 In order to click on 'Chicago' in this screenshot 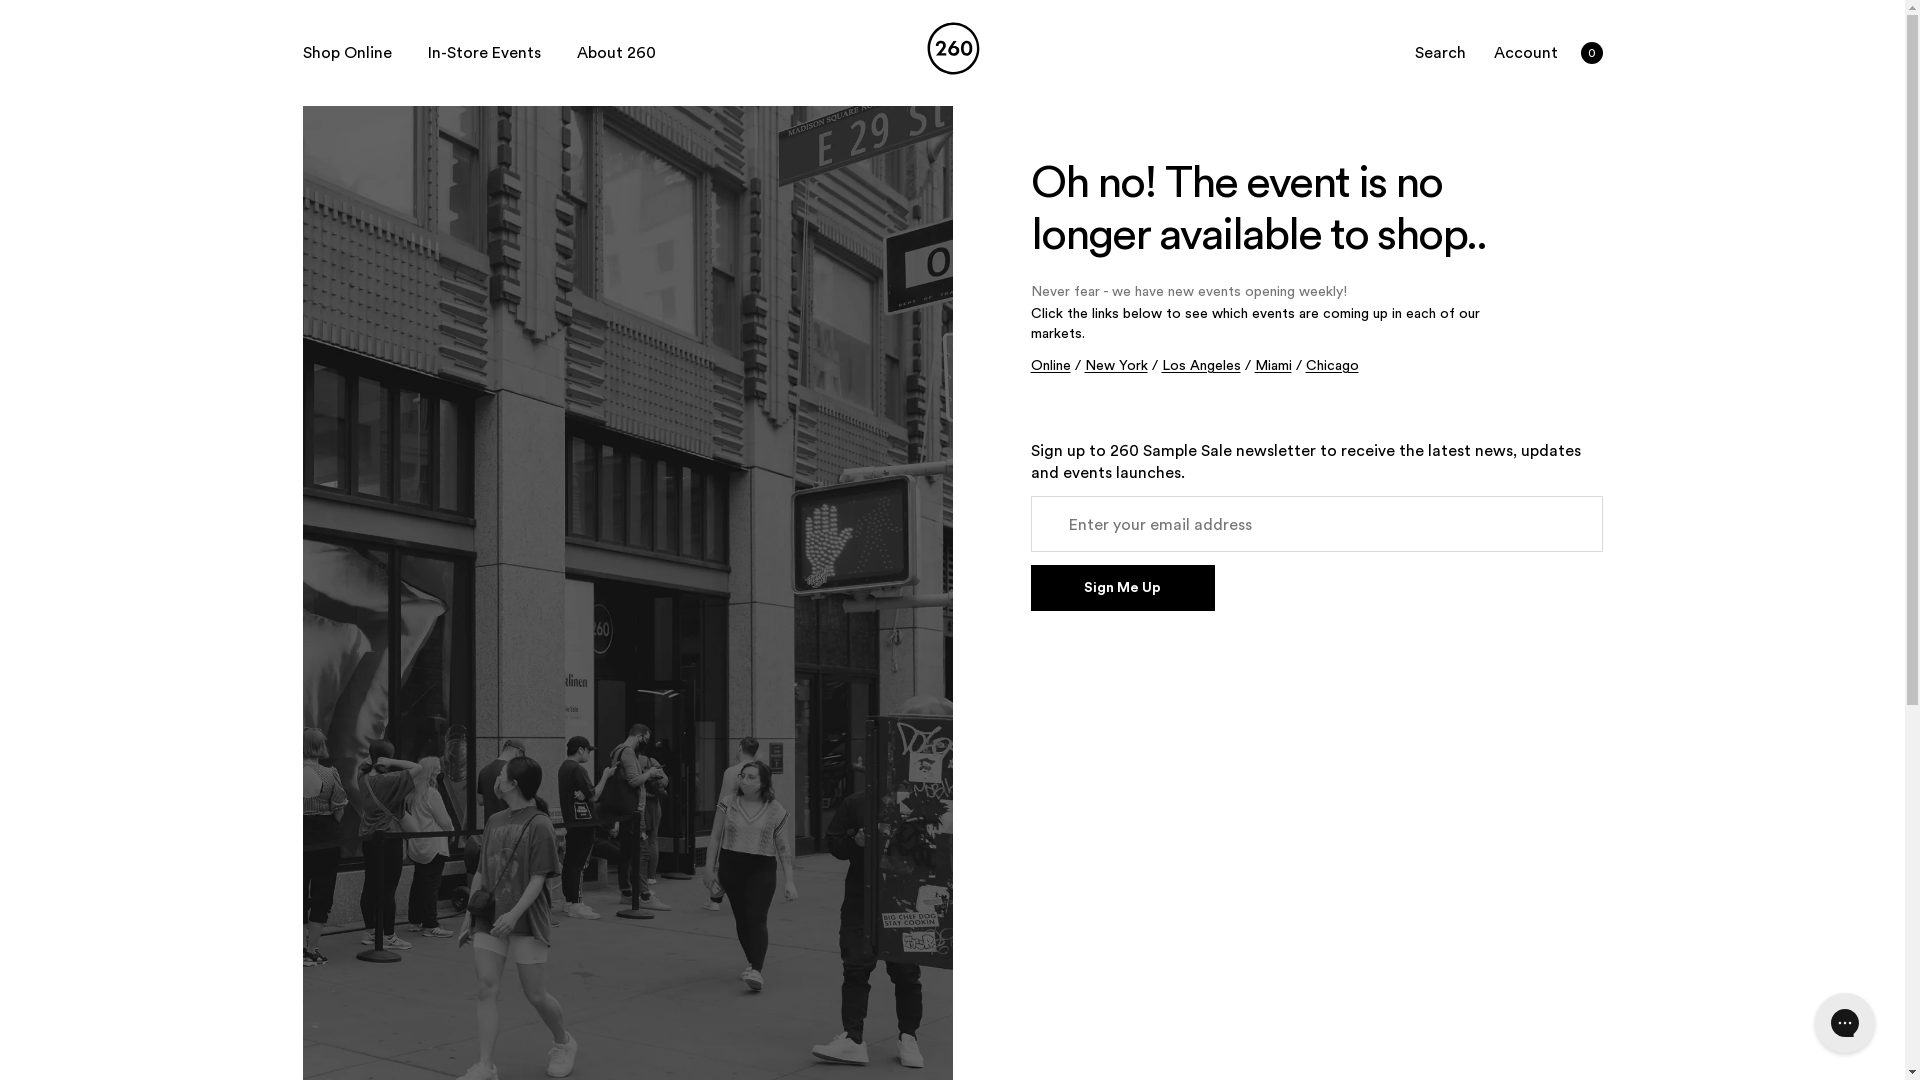, I will do `click(1332, 366)`.